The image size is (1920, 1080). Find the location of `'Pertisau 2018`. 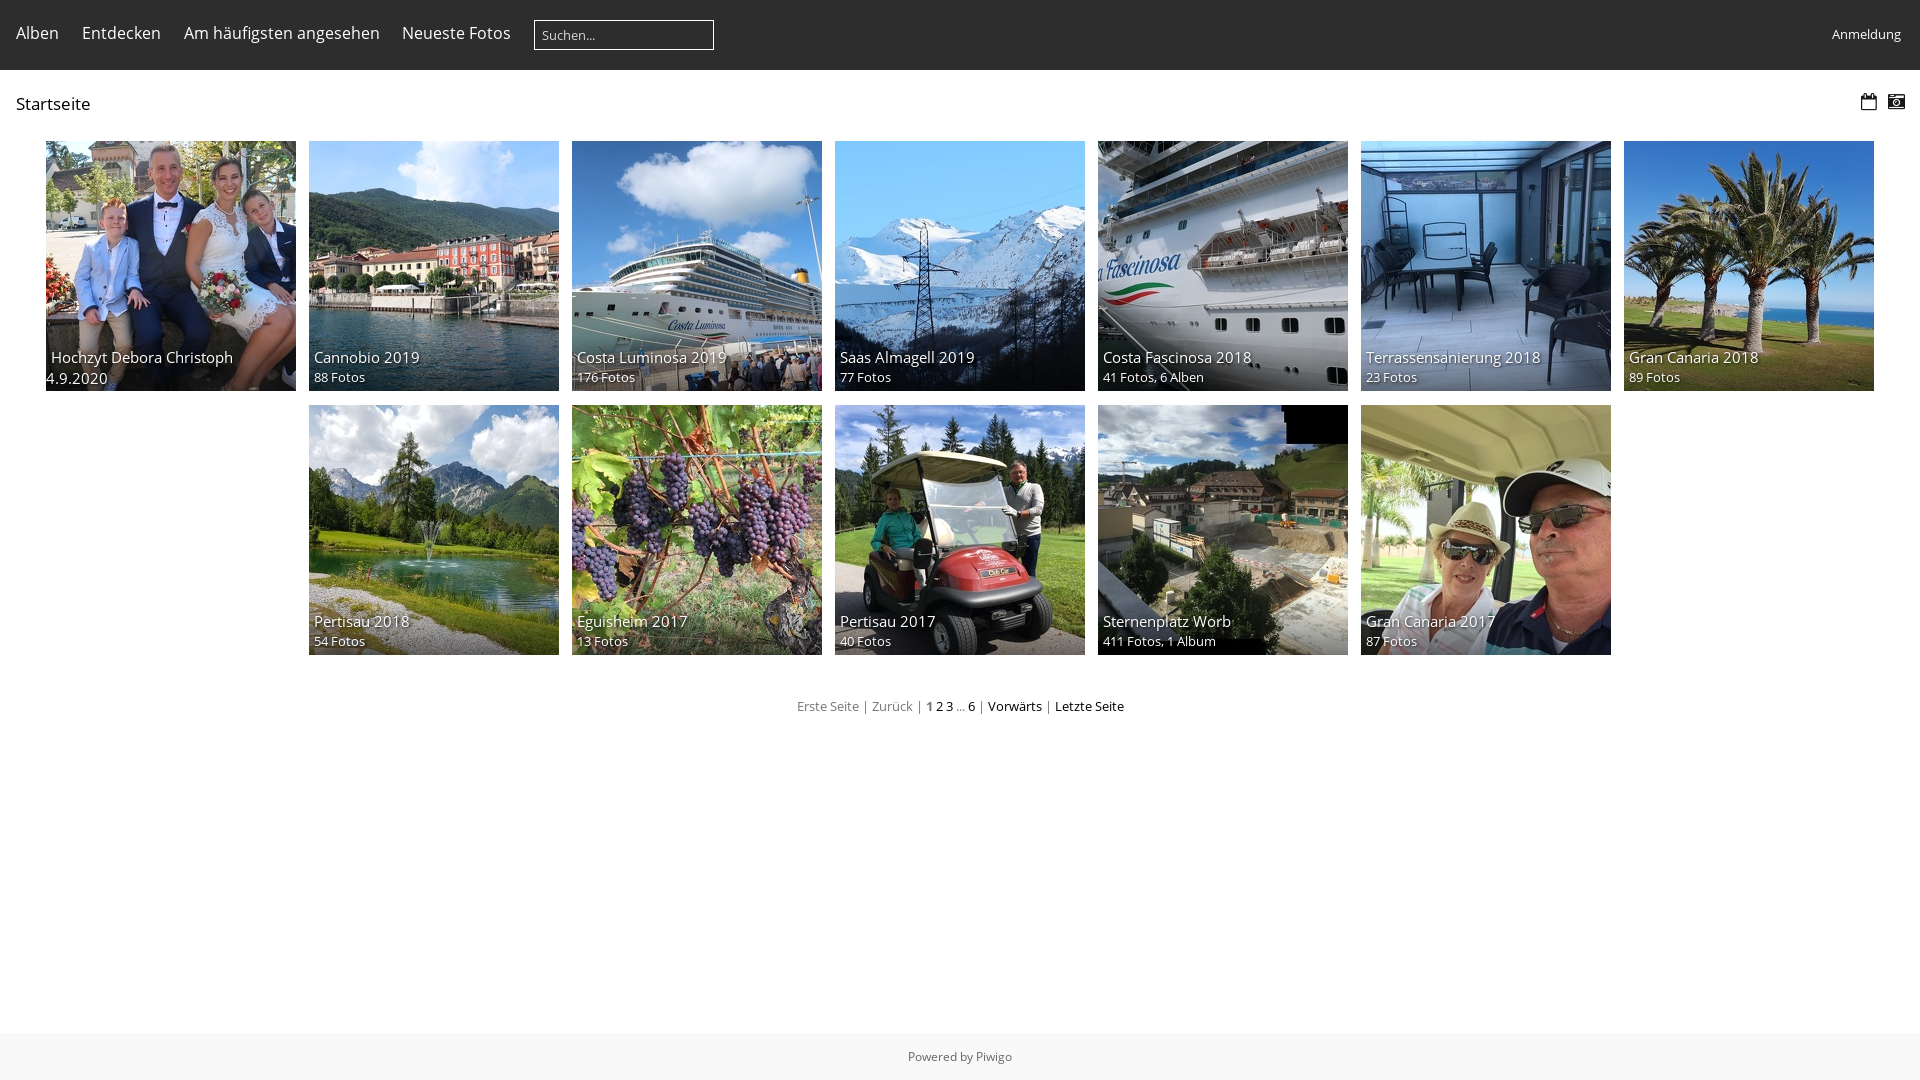

'Pertisau 2018 is located at coordinates (432, 528).